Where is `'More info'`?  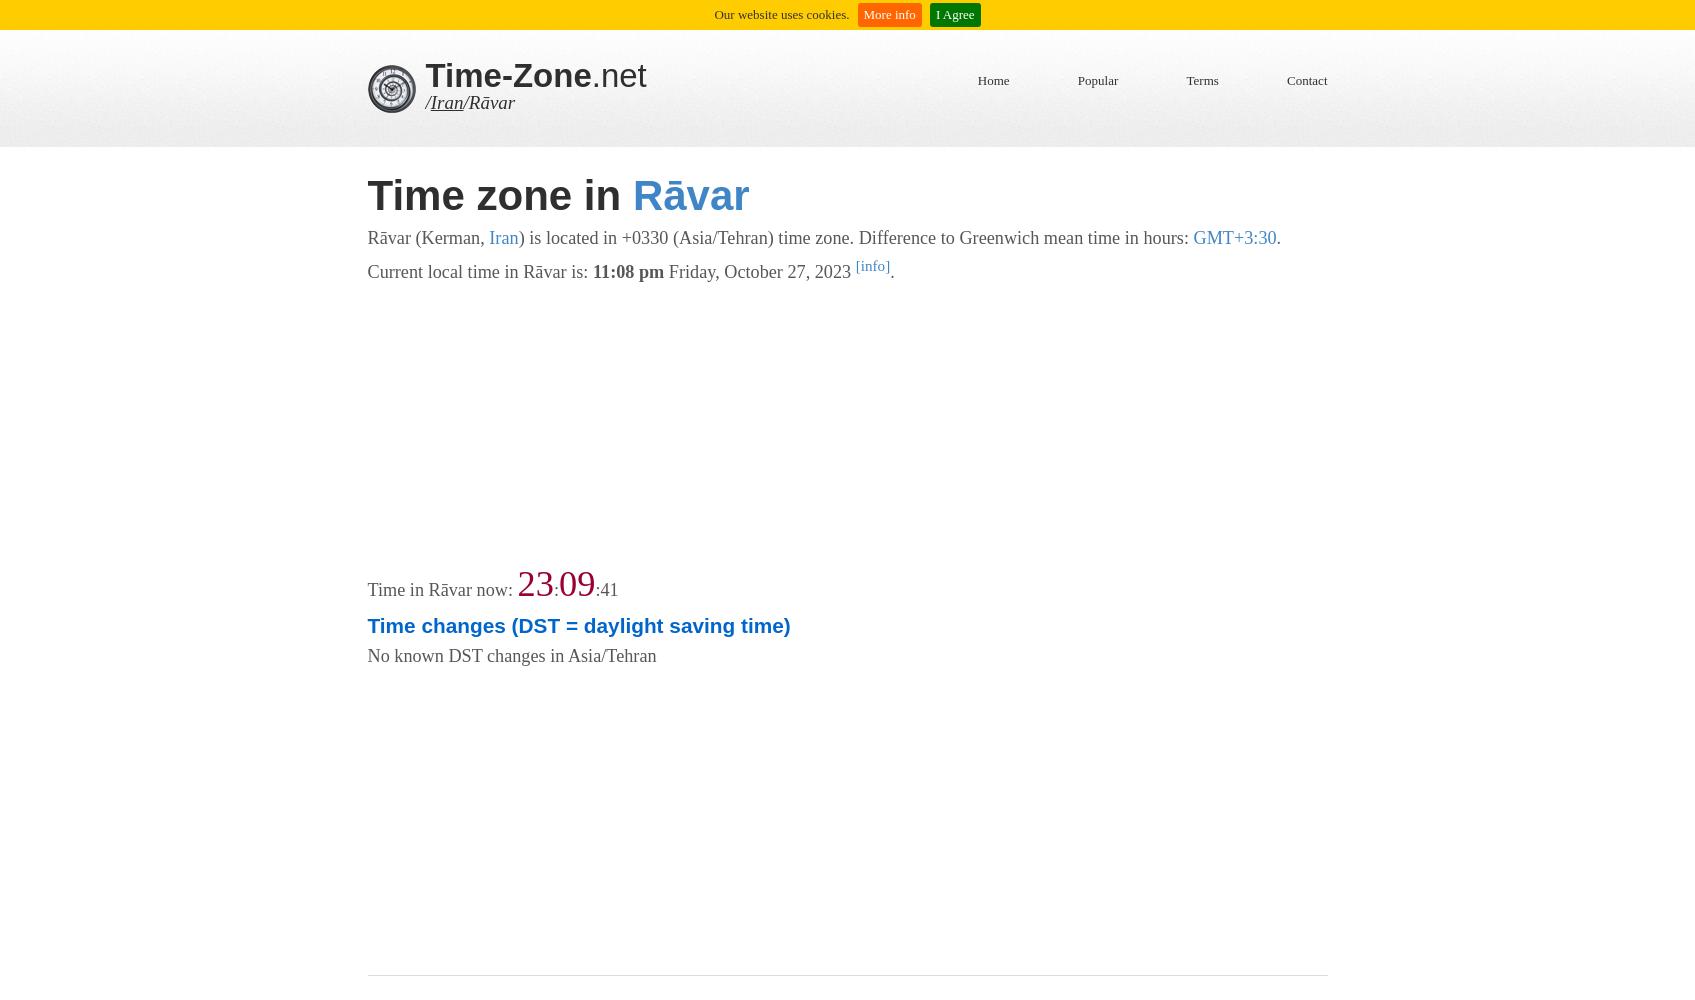
'More info' is located at coordinates (888, 14).